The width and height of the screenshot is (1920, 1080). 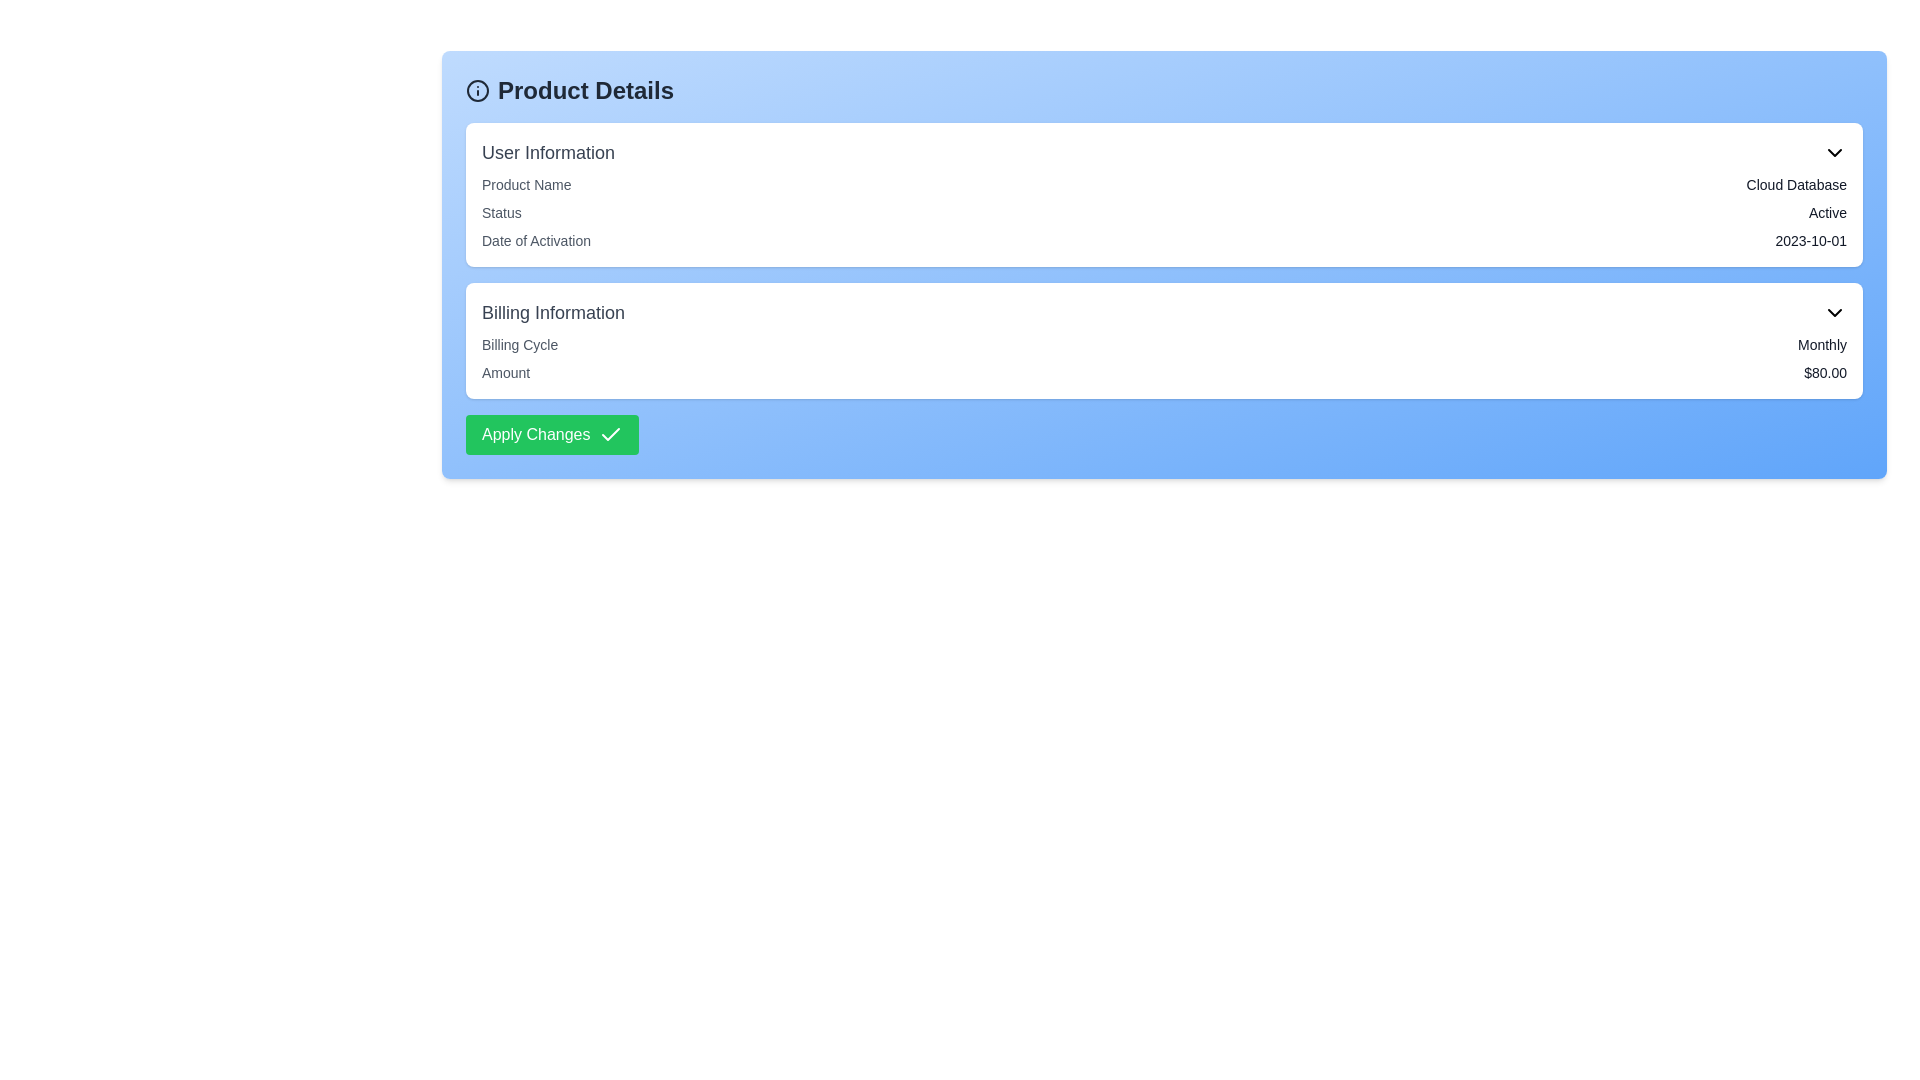 What do you see at coordinates (536, 239) in the screenshot?
I see `the 'Activation Date' text label that indicates '2023-10-01' within the 'User Information' section of the 'Product Details' panel` at bounding box center [536, 239].